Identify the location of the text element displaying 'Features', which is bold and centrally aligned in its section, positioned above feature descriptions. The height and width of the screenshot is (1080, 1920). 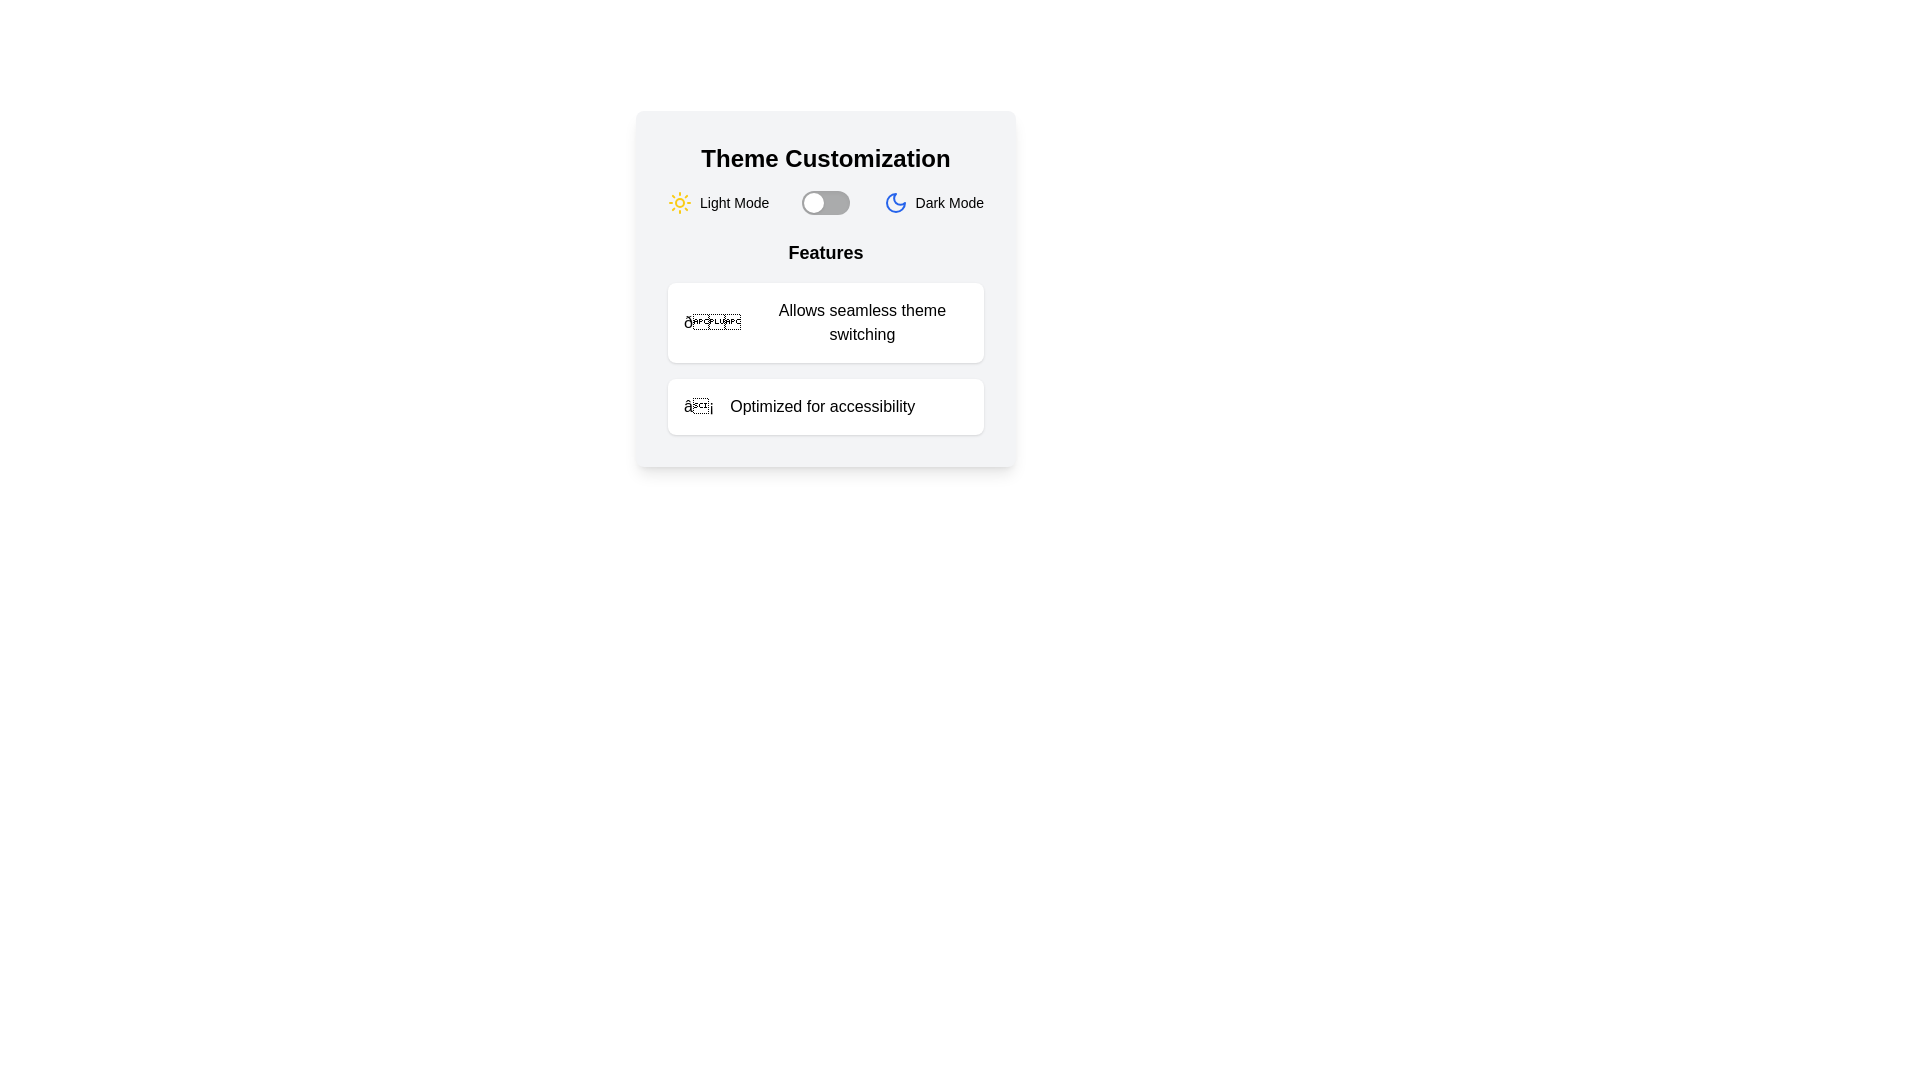
(825, 252).